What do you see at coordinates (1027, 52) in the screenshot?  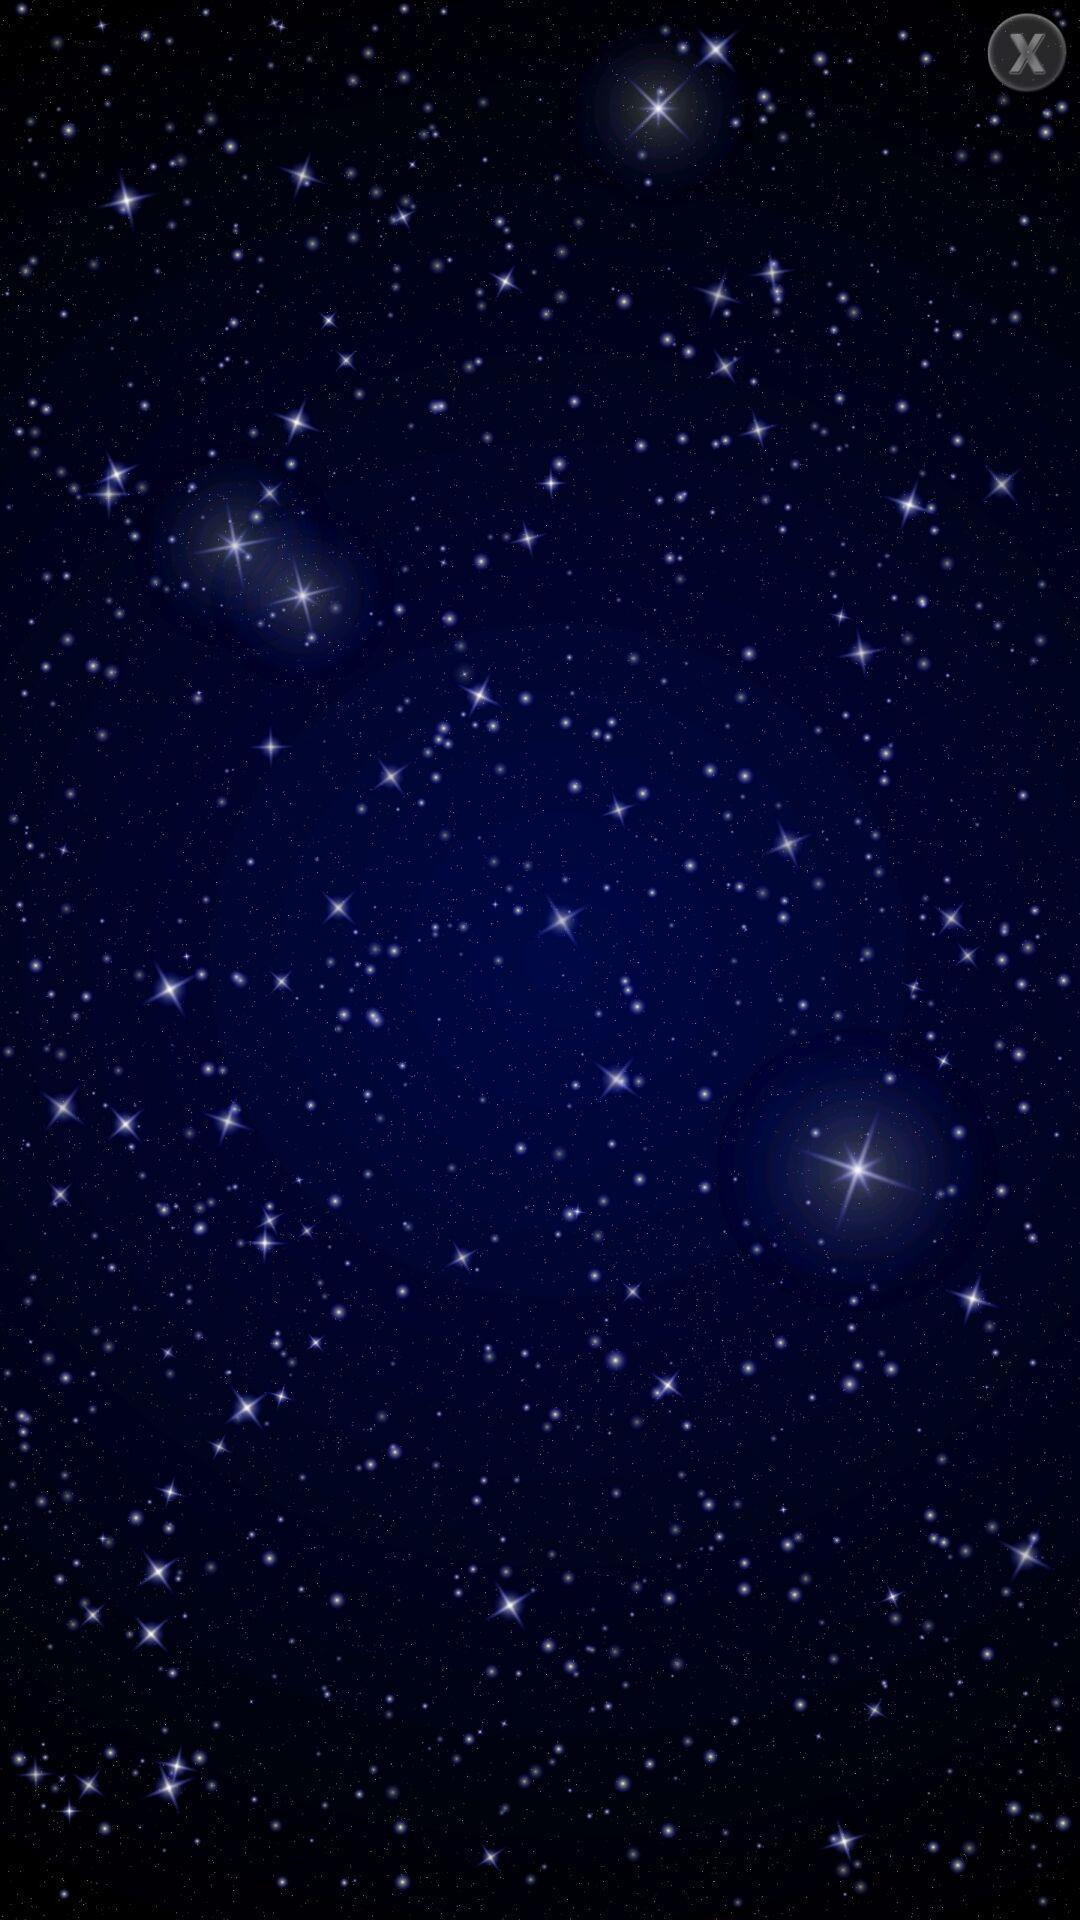 I see `window` at bounding box center [1027, 52].